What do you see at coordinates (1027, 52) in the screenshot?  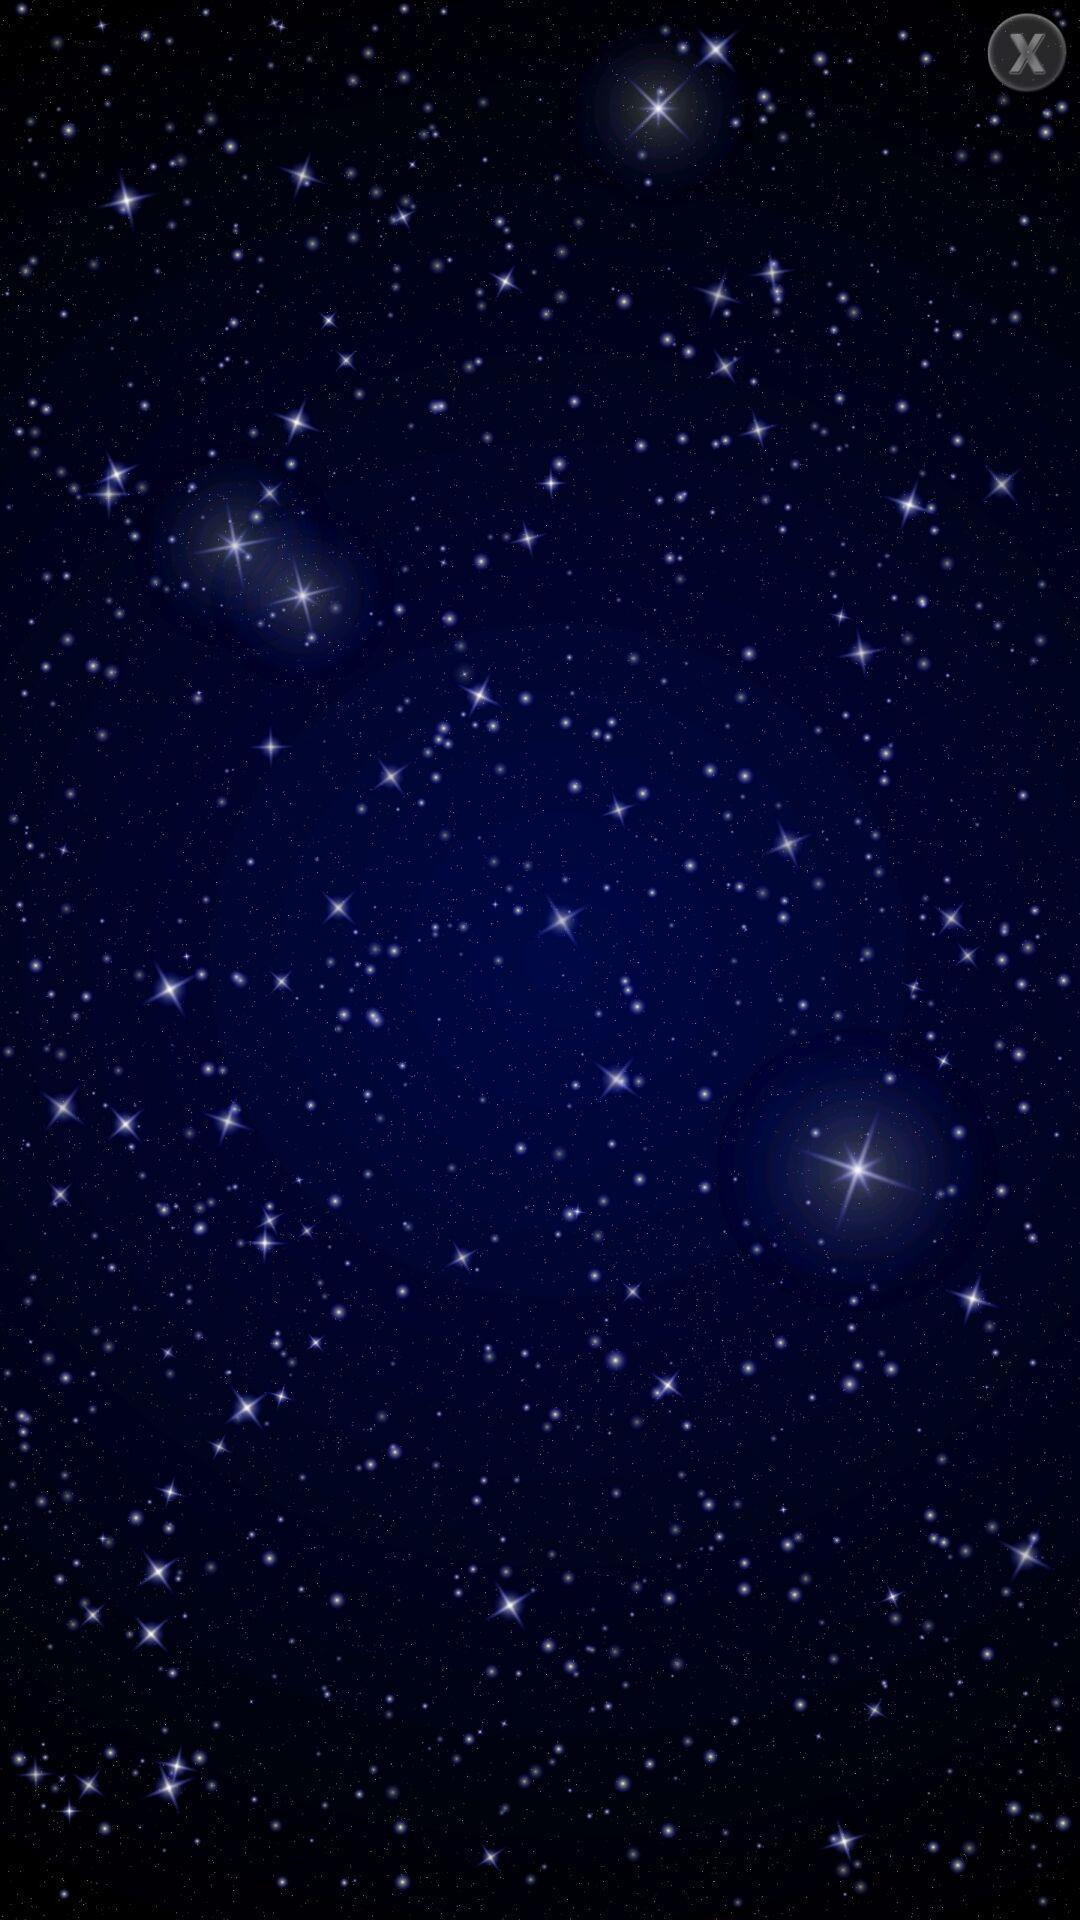 I see `window` at bounding box center [1027, 52].